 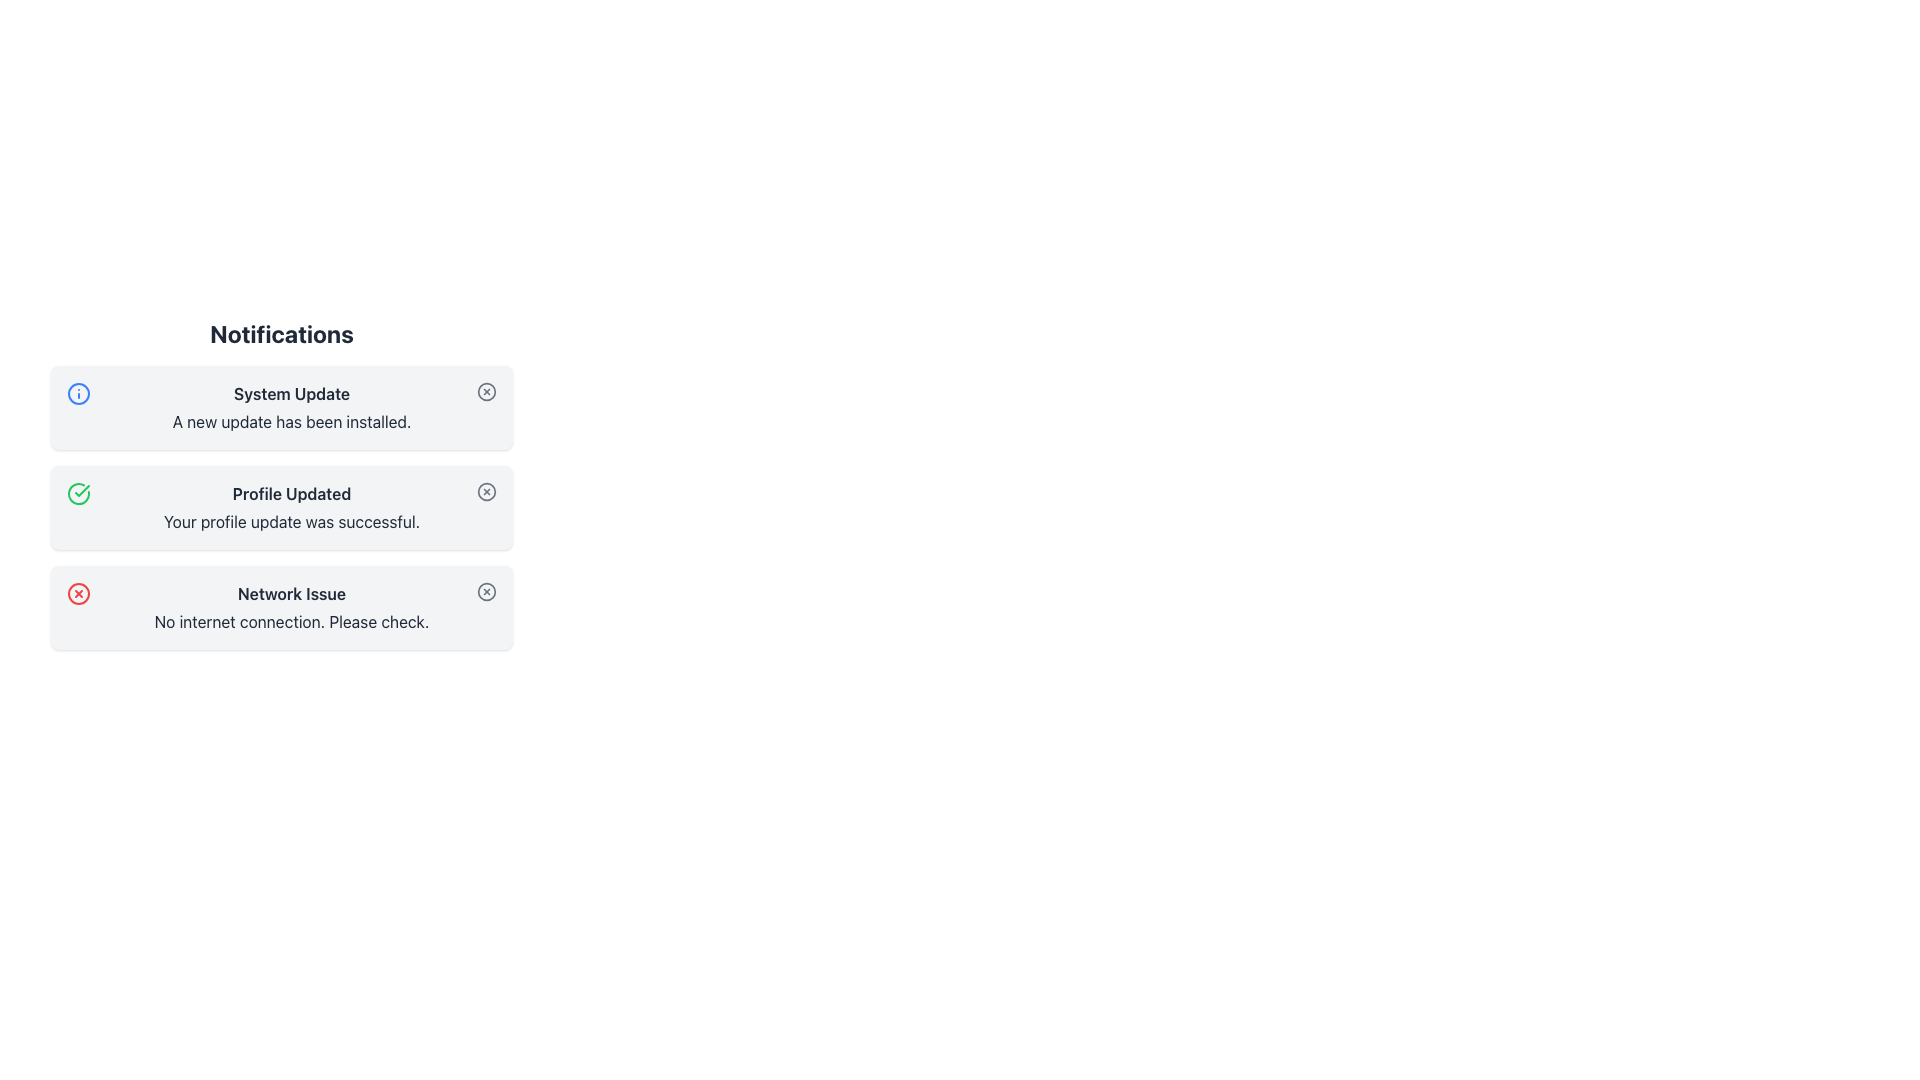 What do you see at coordinates (291, 407) in the screenshot?
I see `the first notification block titled 'System Update', which contains a bold title and supplementary information, centered in a light gray rounded rectangle` at bounding box center [291, 407].